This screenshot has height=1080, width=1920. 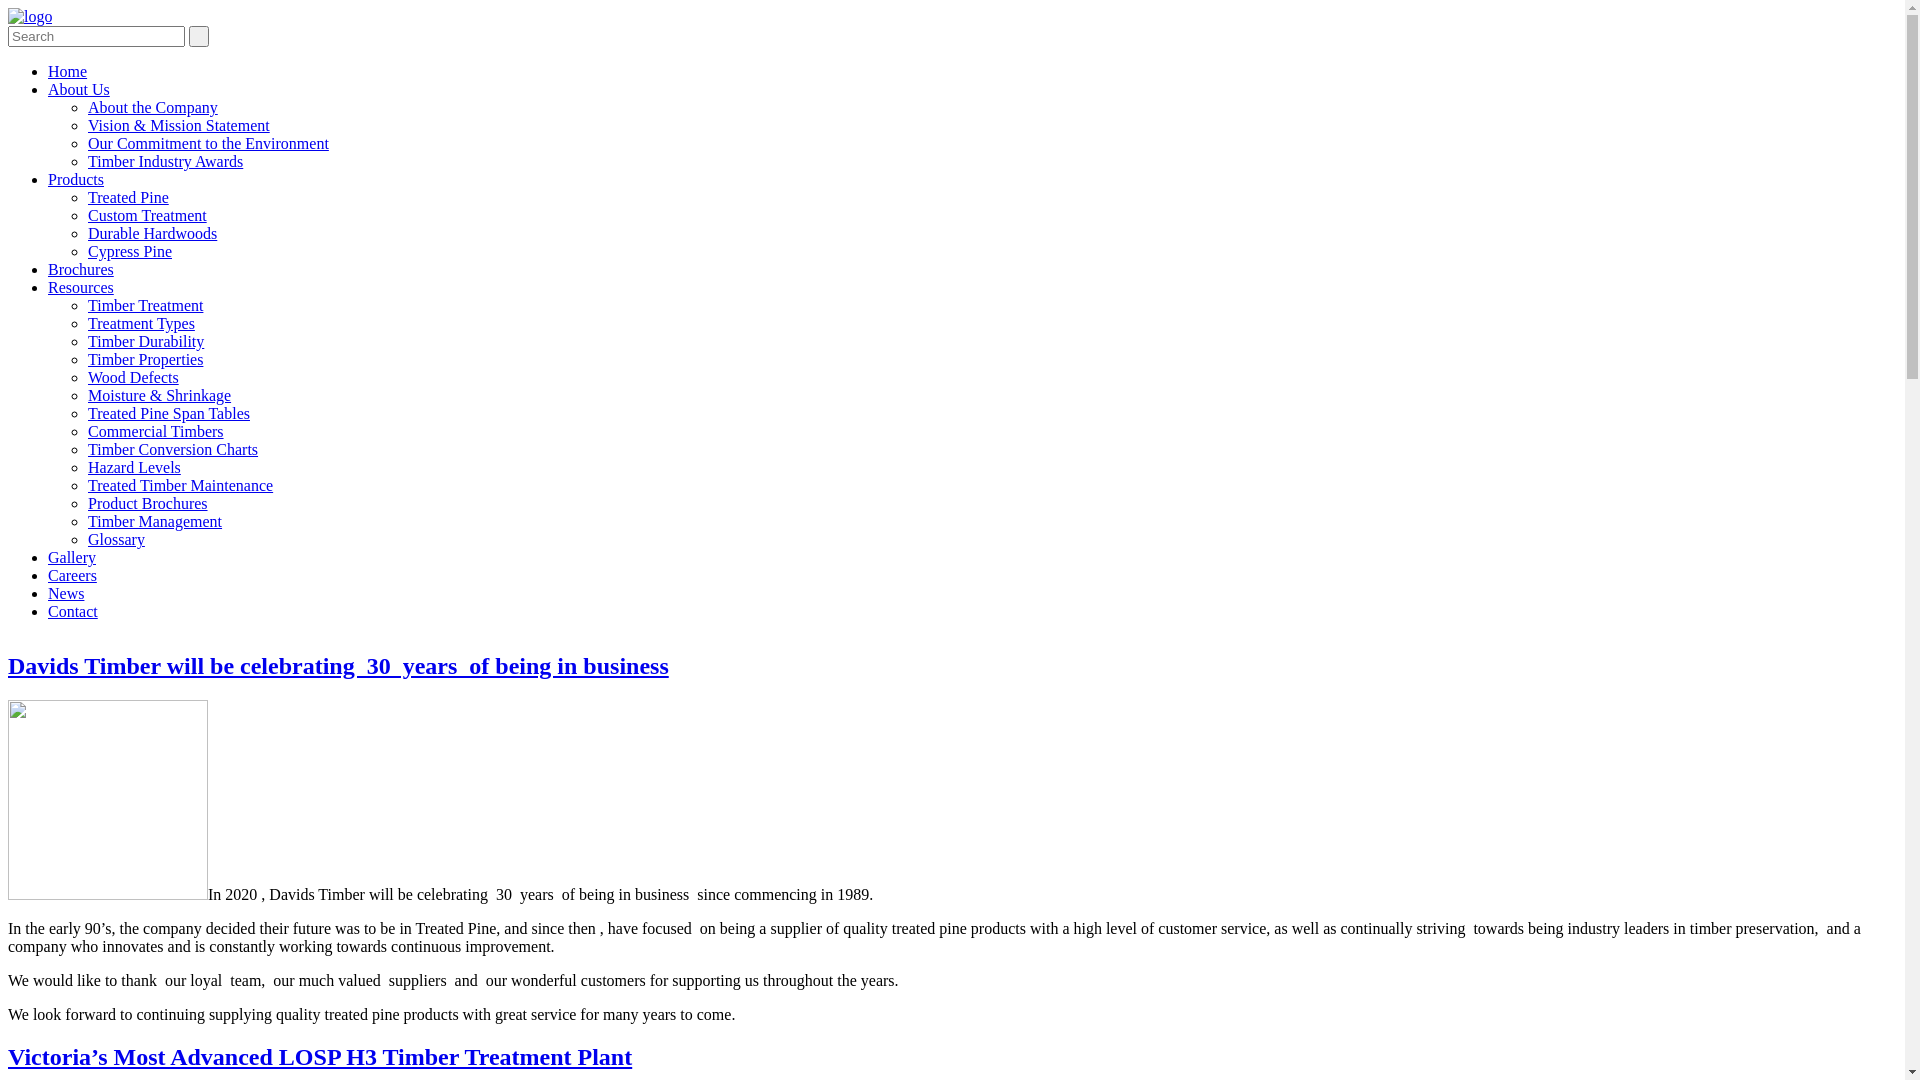 What do you see at coordinates (115, 538) in the screenshot?
I see `'Glossary'` at bounding box center [115, 538].